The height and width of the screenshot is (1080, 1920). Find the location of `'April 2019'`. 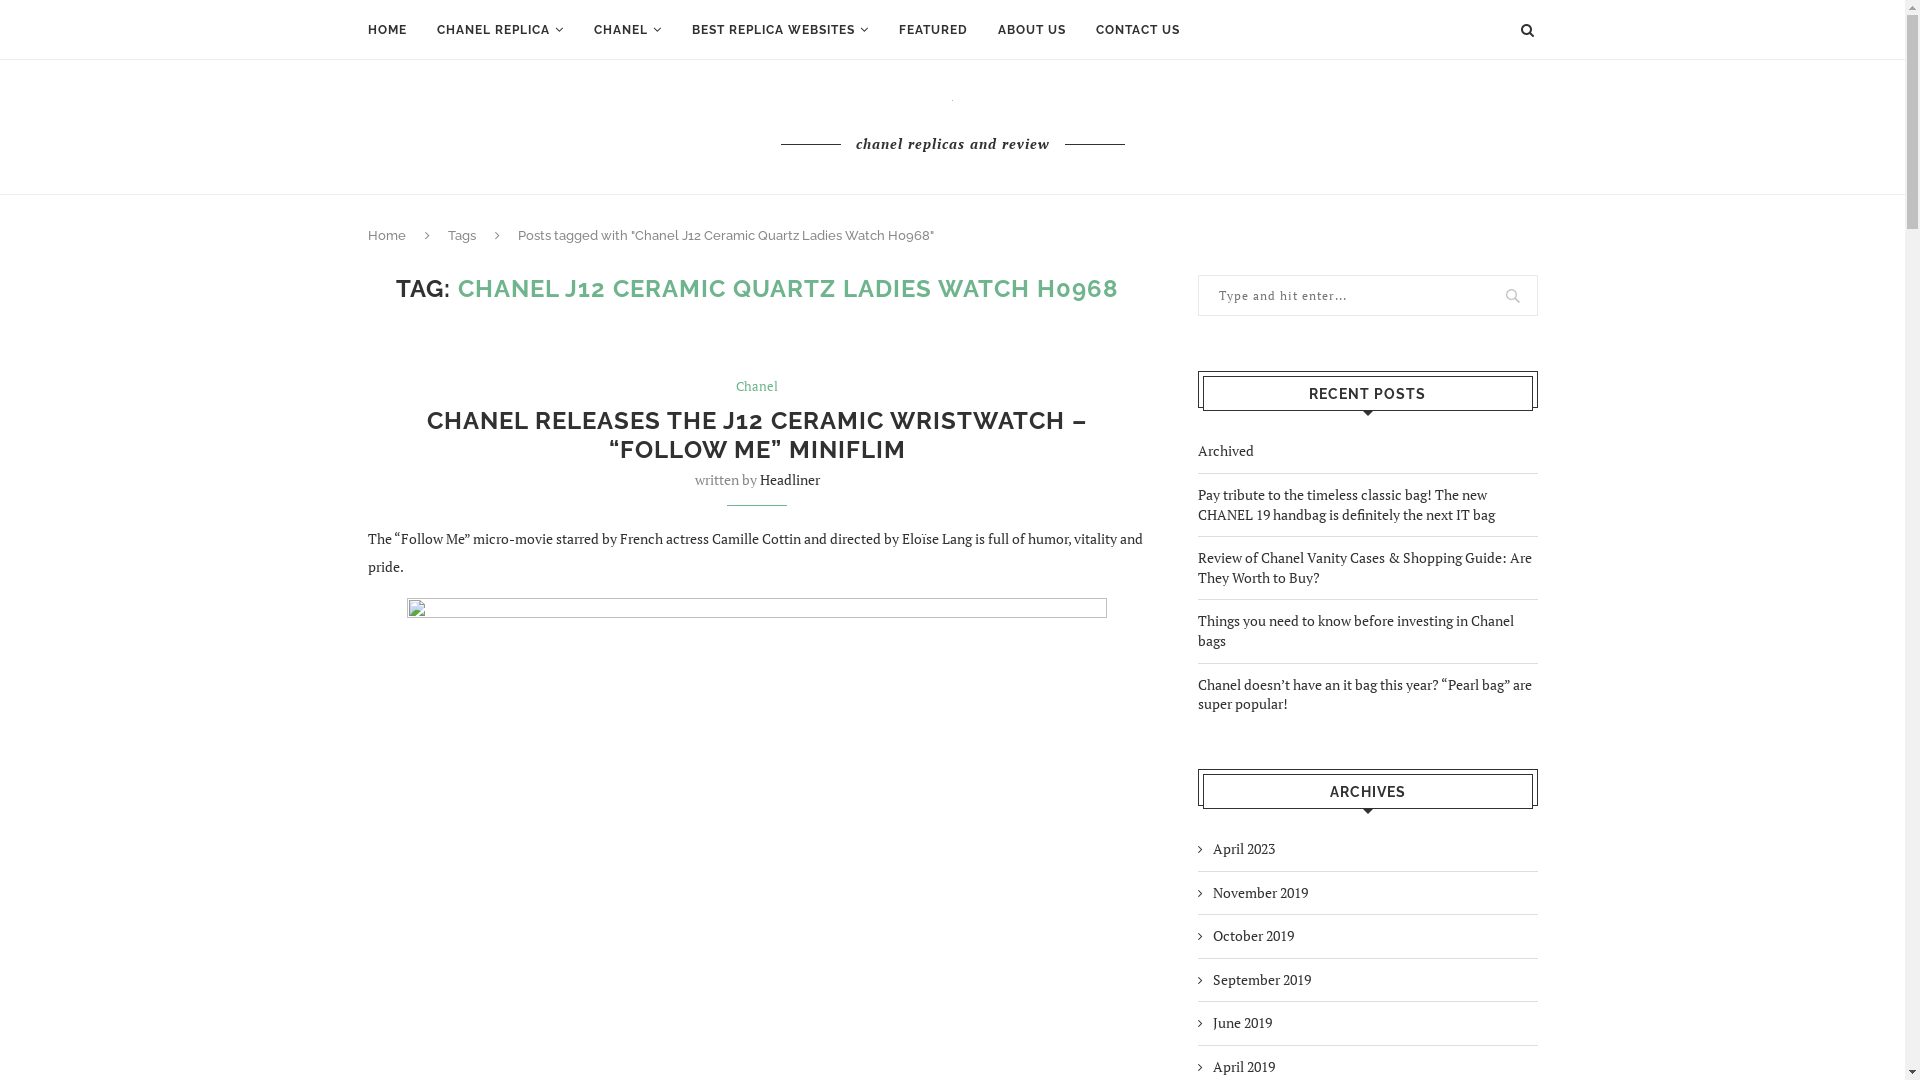

'April 2019' is located at coordinates (1198, 1066).